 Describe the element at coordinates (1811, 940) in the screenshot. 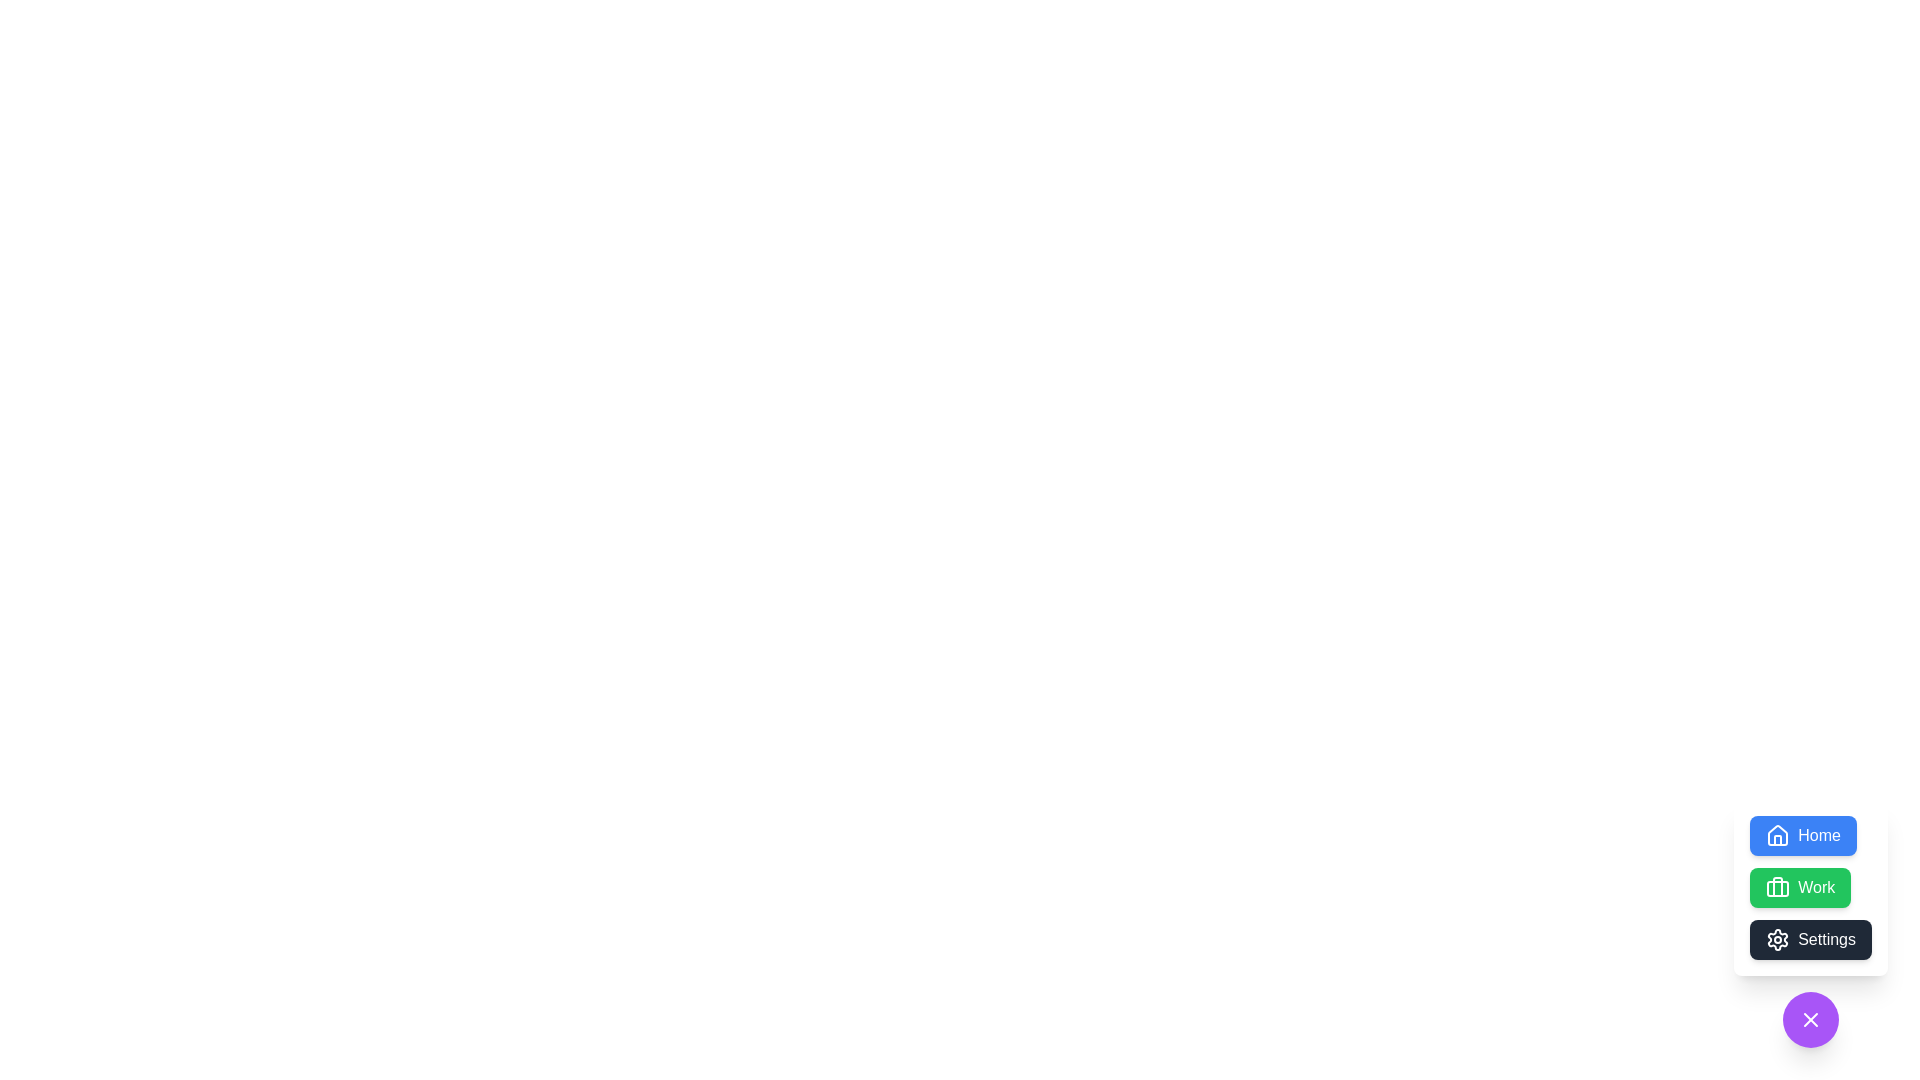

I see `the 'Settings' button, which is the third button in a vertical group of three buttons labeled 'Home', 'Work', and 'Settings'` at that location.